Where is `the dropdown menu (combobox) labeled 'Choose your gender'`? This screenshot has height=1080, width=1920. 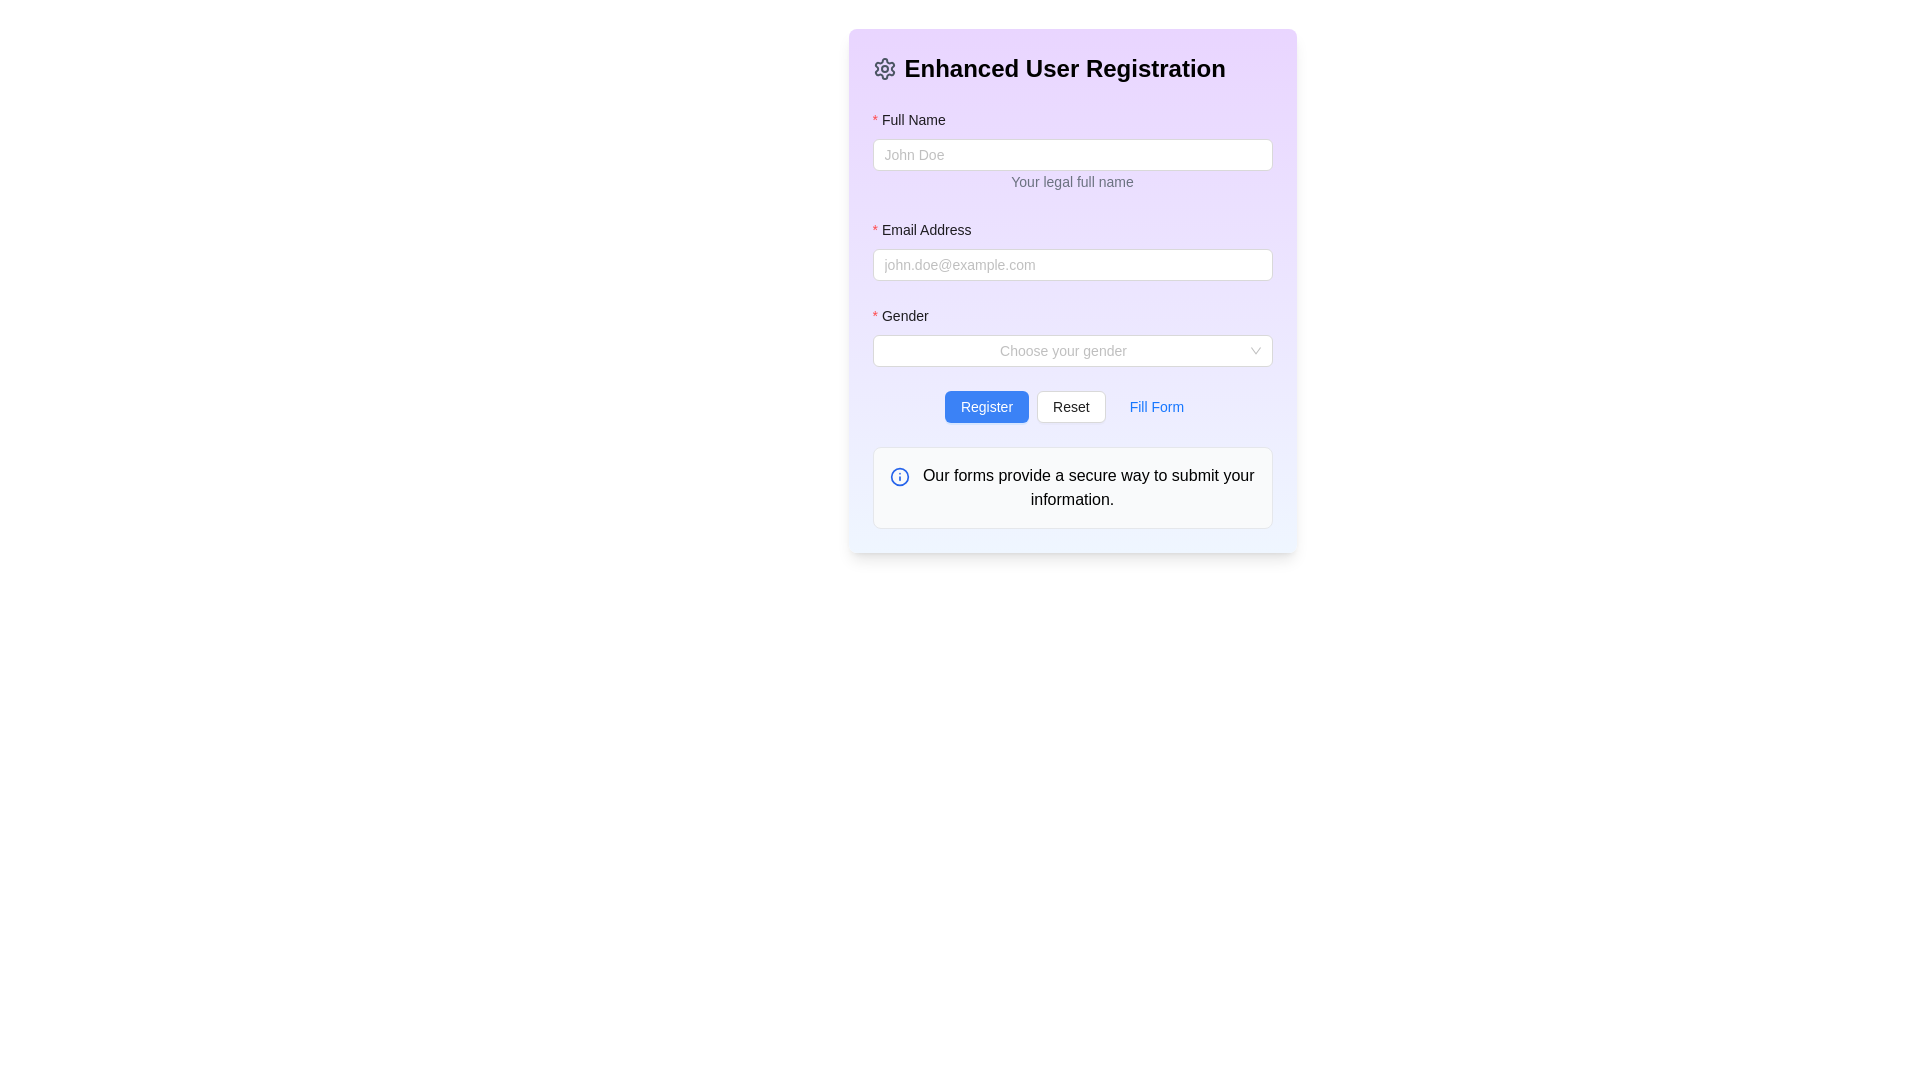
the dropdown menu (combobox) labeled 'Choose your gender' is located at coordinates (1071, 350).